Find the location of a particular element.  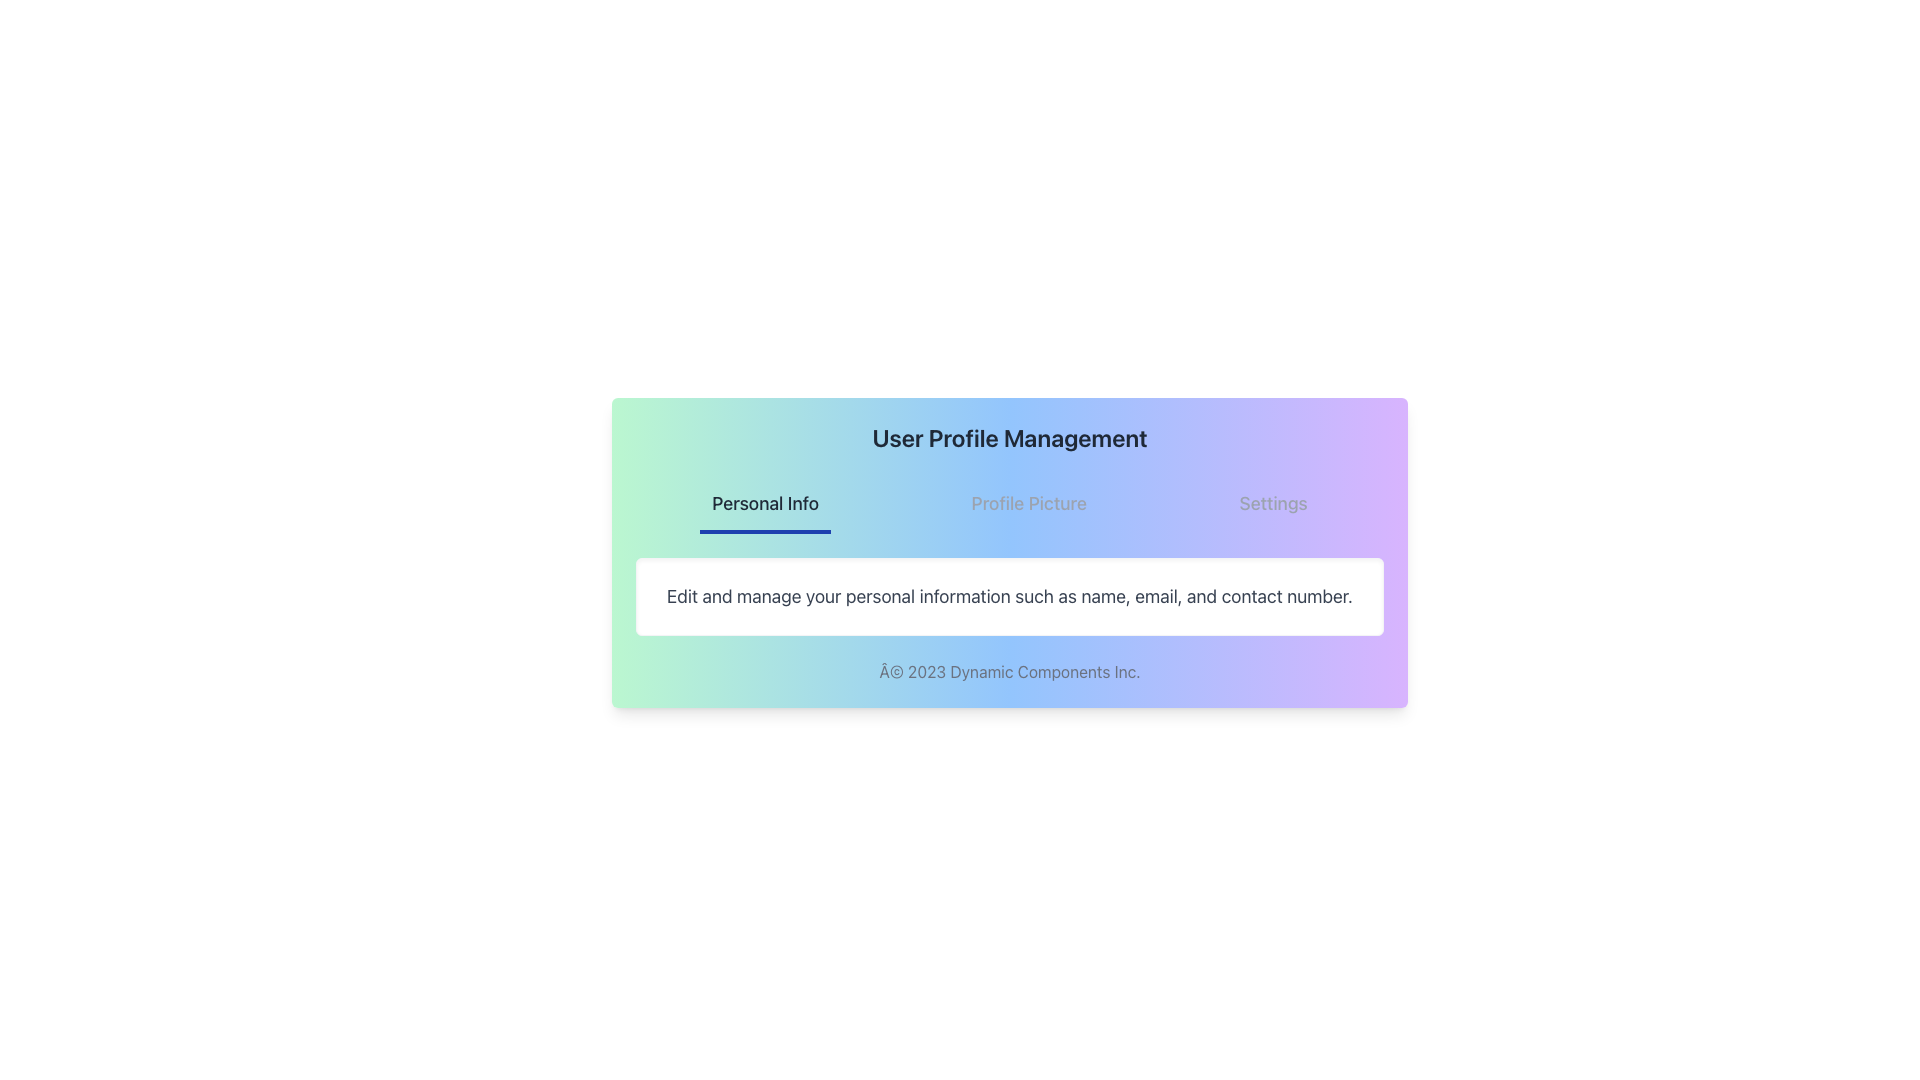

the 'Settings' tab is located at coordinates (1272, 504).